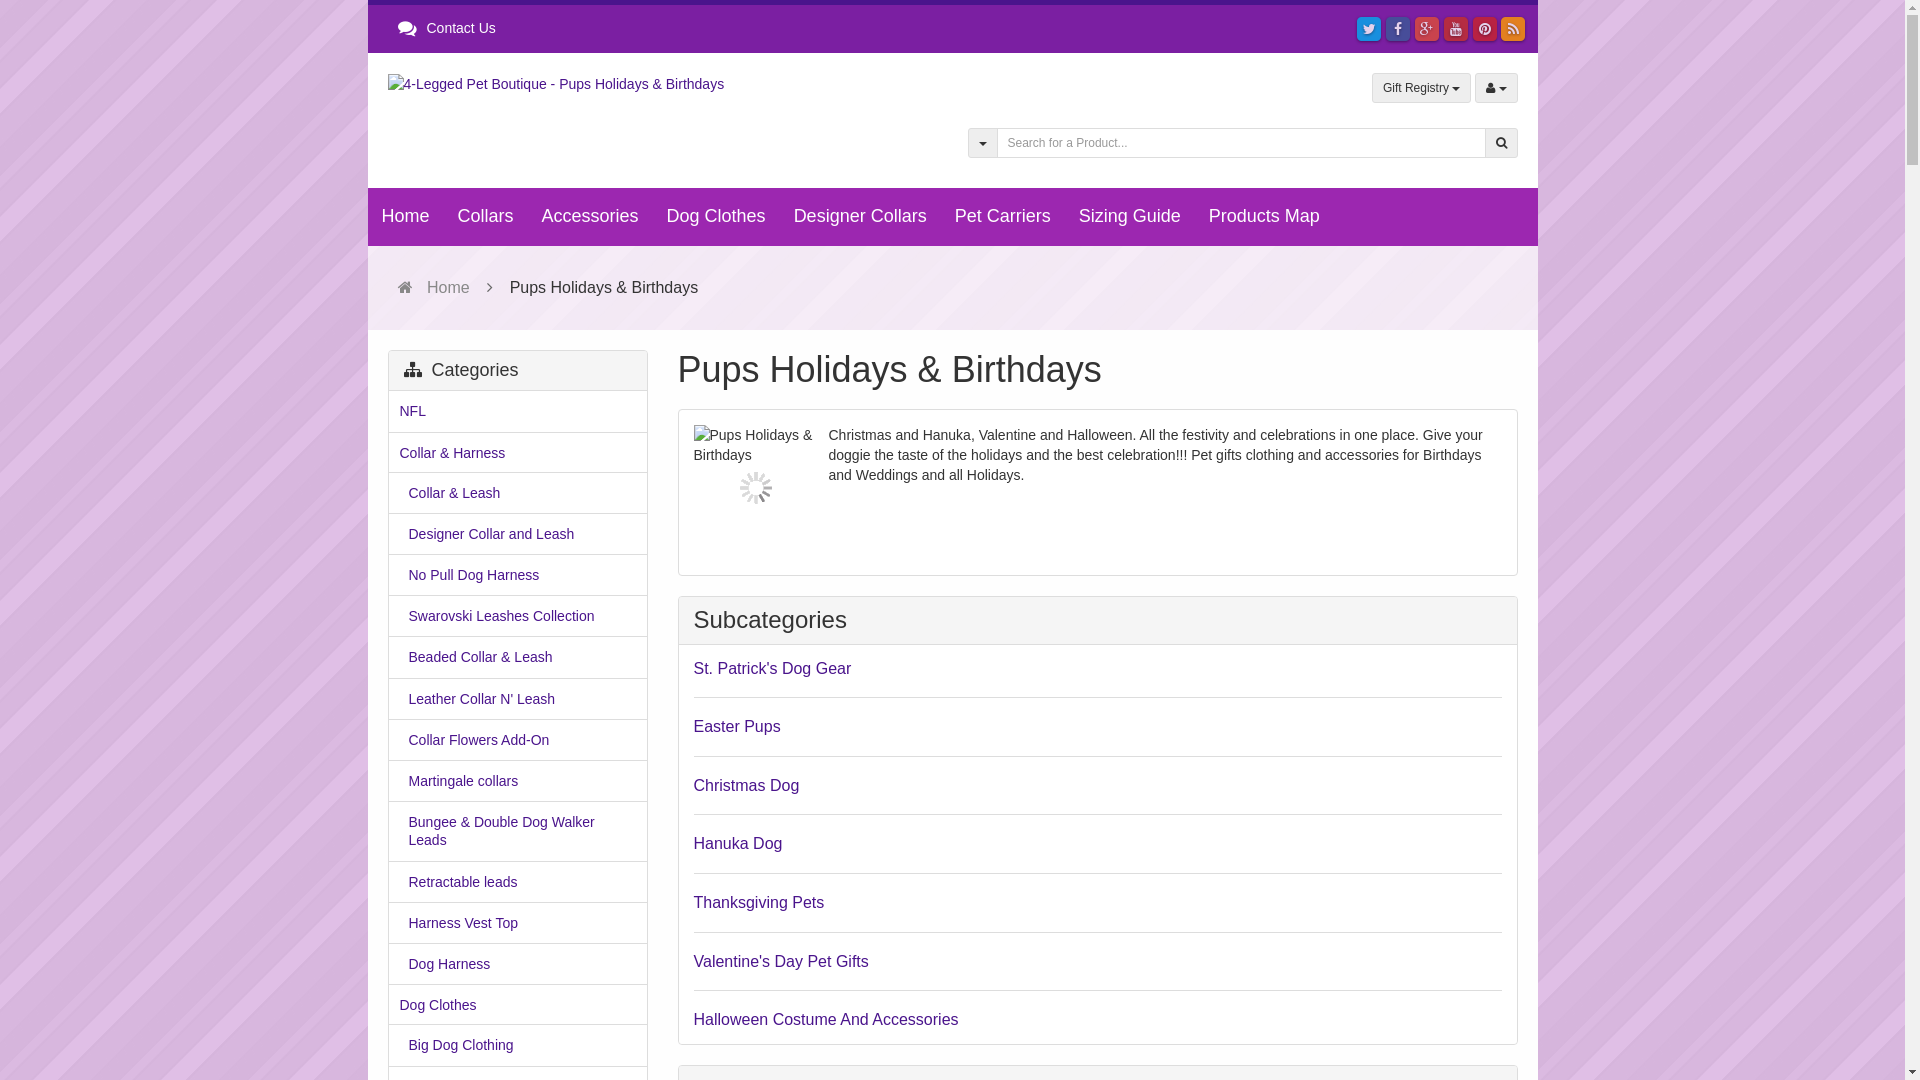 The width and height of the screenshot is (1920, 1080). What do you see at coordinates (517, 532) in the screenshot?
I see `'Designer Collar and Leash'` at bounding box center [517, 532].